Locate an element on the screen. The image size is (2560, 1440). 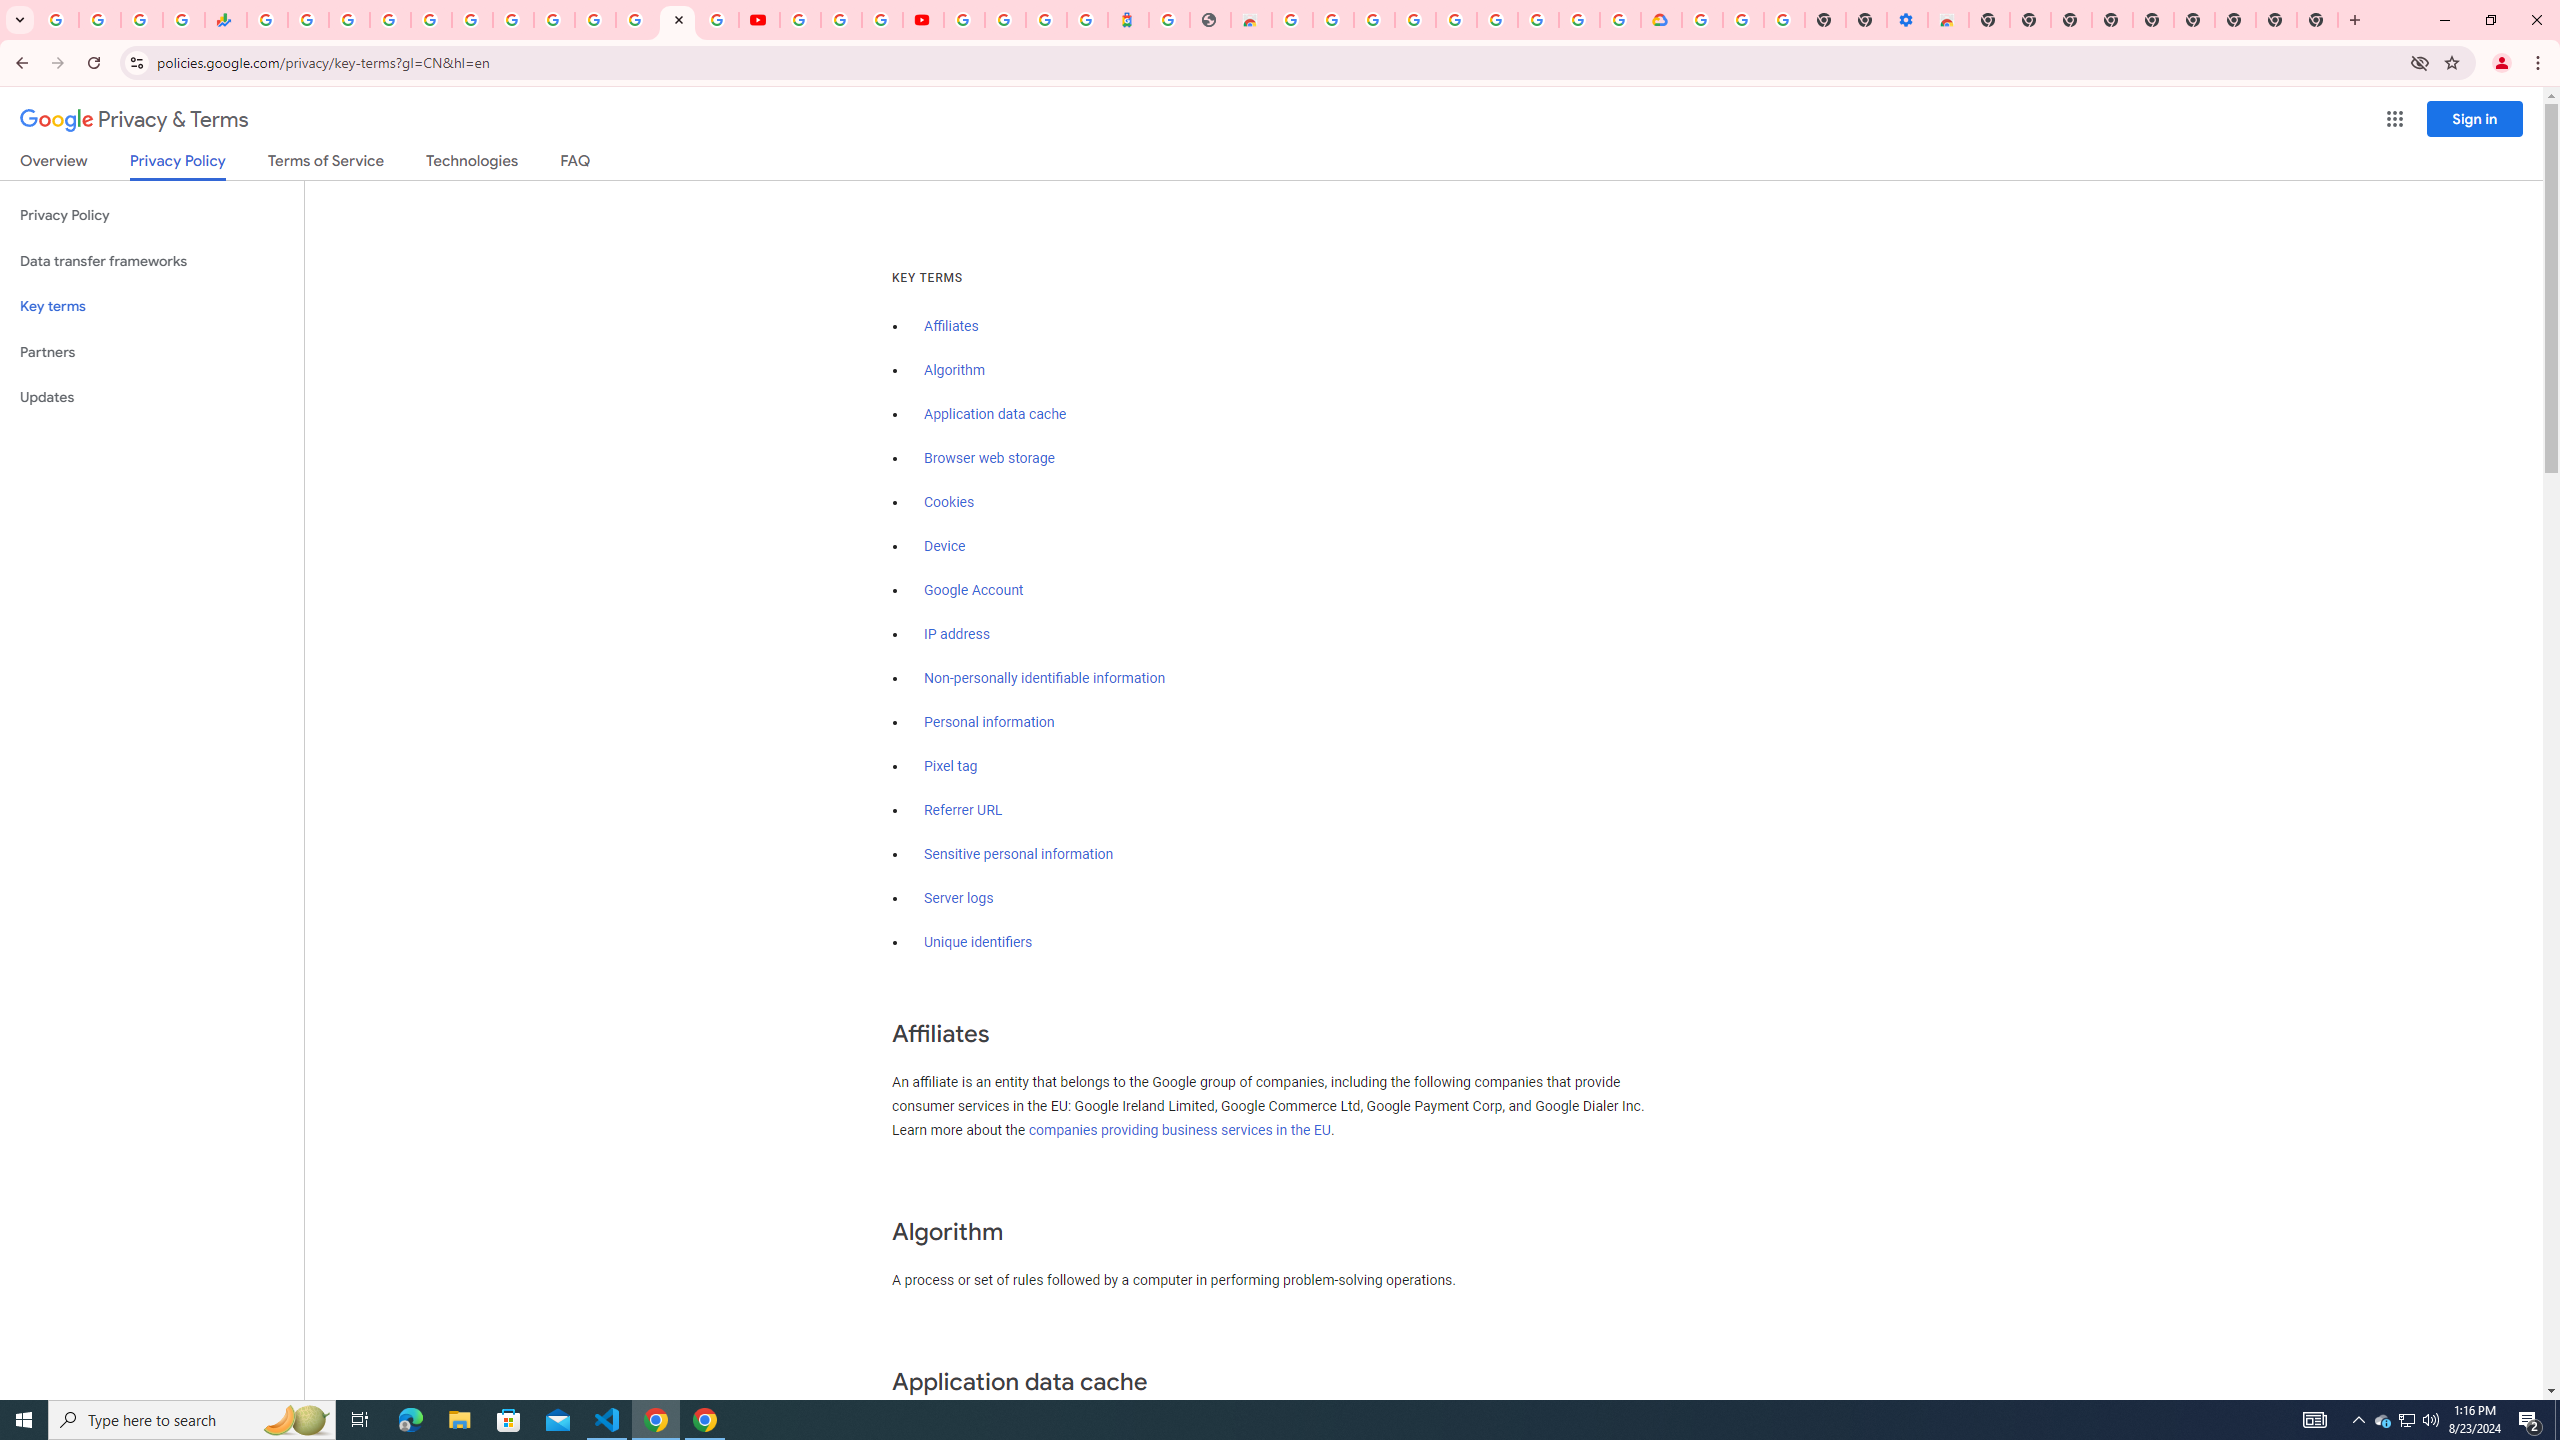
'Turn cookies on or off - Computer - Google Account Help' is located at coordinates (1785, 19).